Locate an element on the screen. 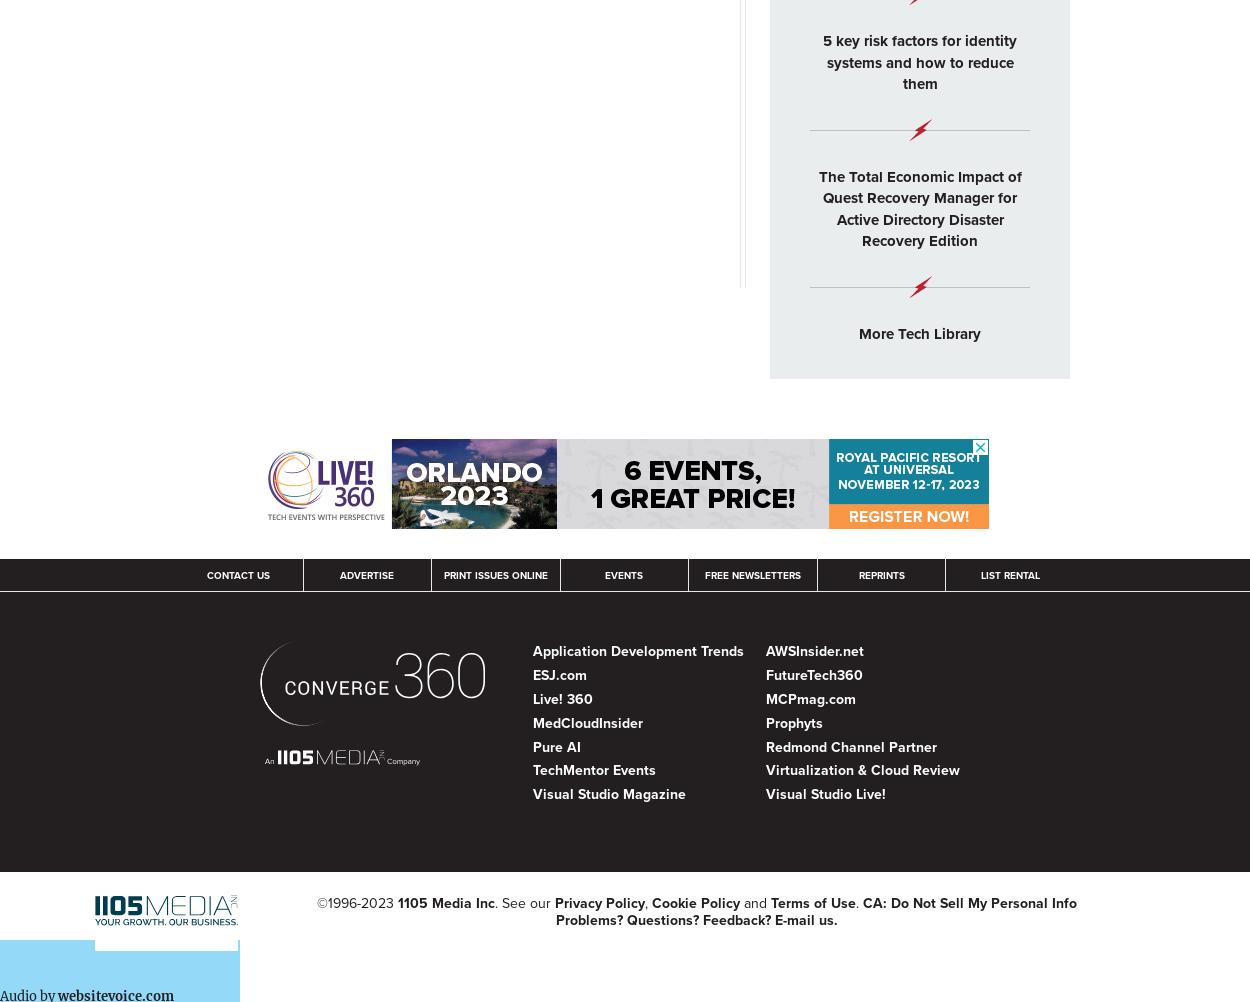 This screenshot has width=1250, height=1002. 'CA: Do Not Sell My Personal Info' is located at coordinates (968, 903).